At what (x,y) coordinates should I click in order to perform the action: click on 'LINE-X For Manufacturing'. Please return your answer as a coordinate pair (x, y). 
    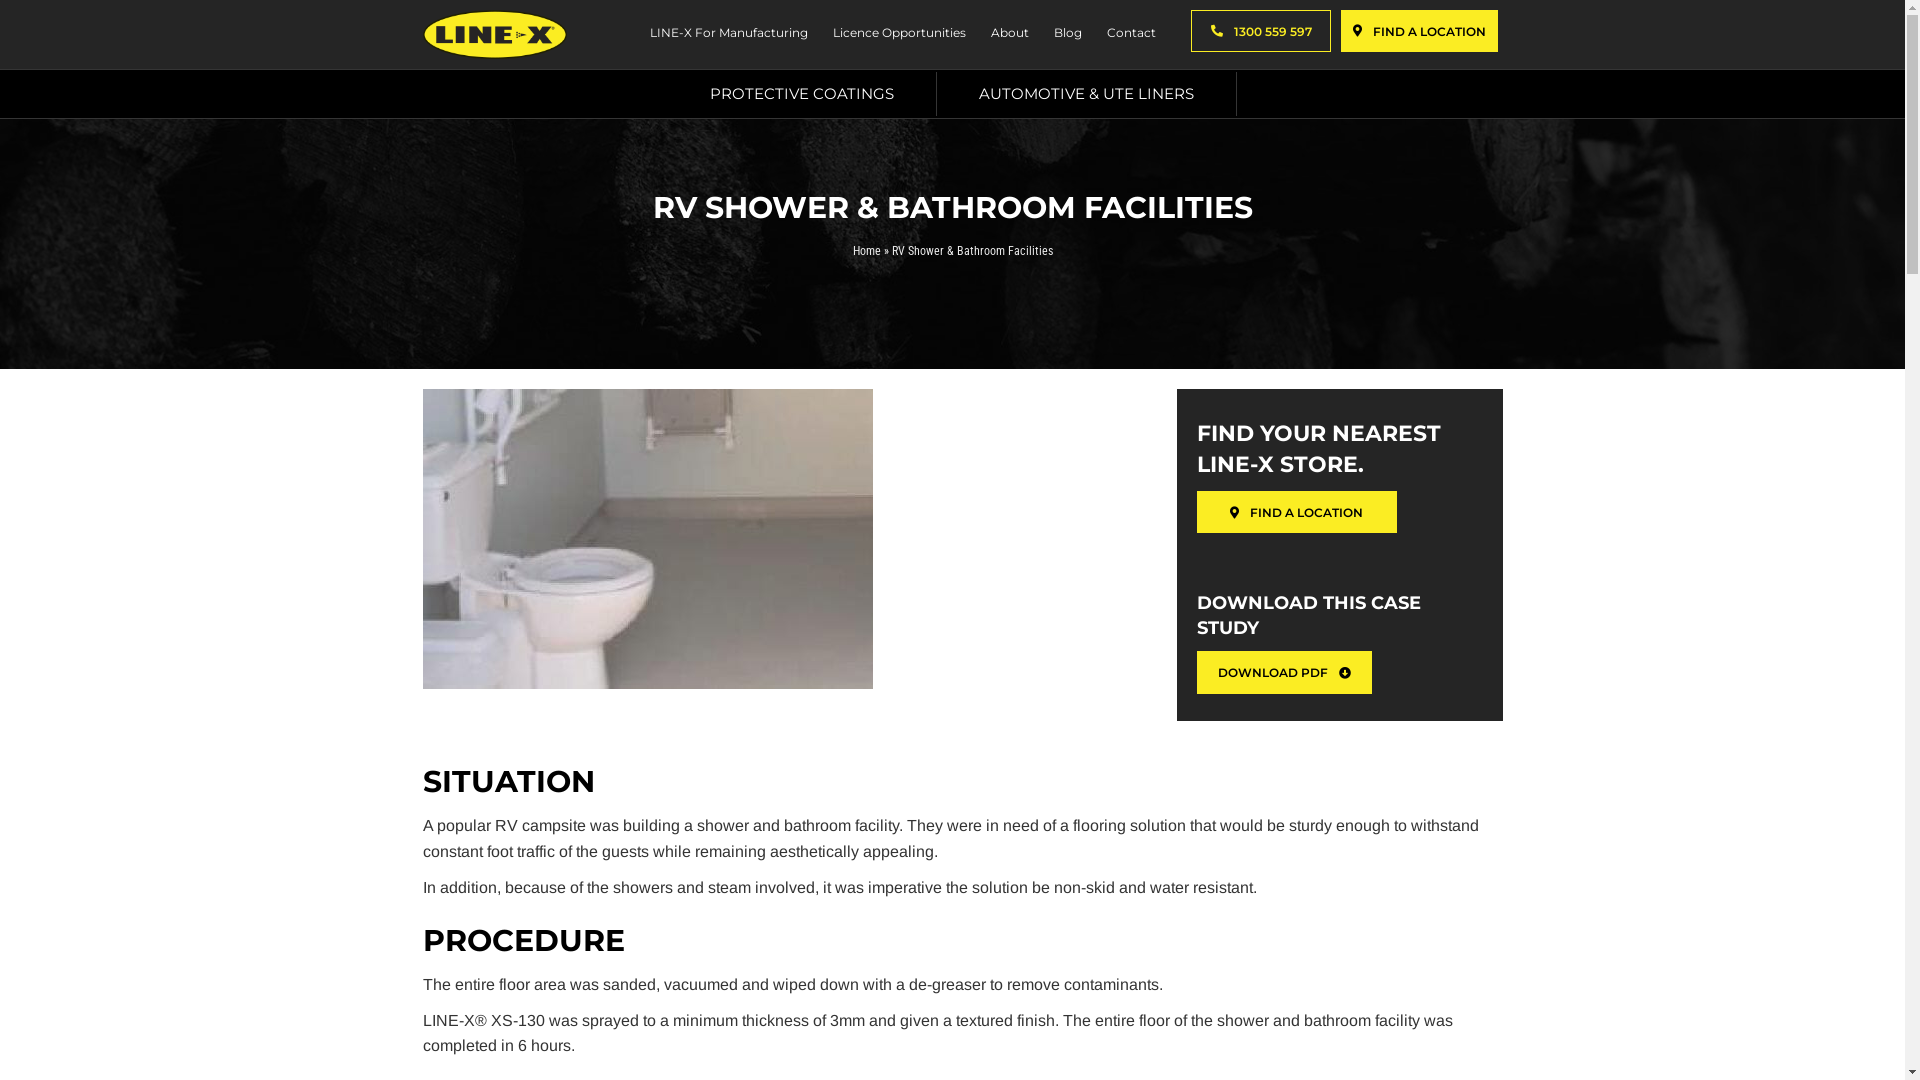
    Looking at the image, I should click on (725, 34).